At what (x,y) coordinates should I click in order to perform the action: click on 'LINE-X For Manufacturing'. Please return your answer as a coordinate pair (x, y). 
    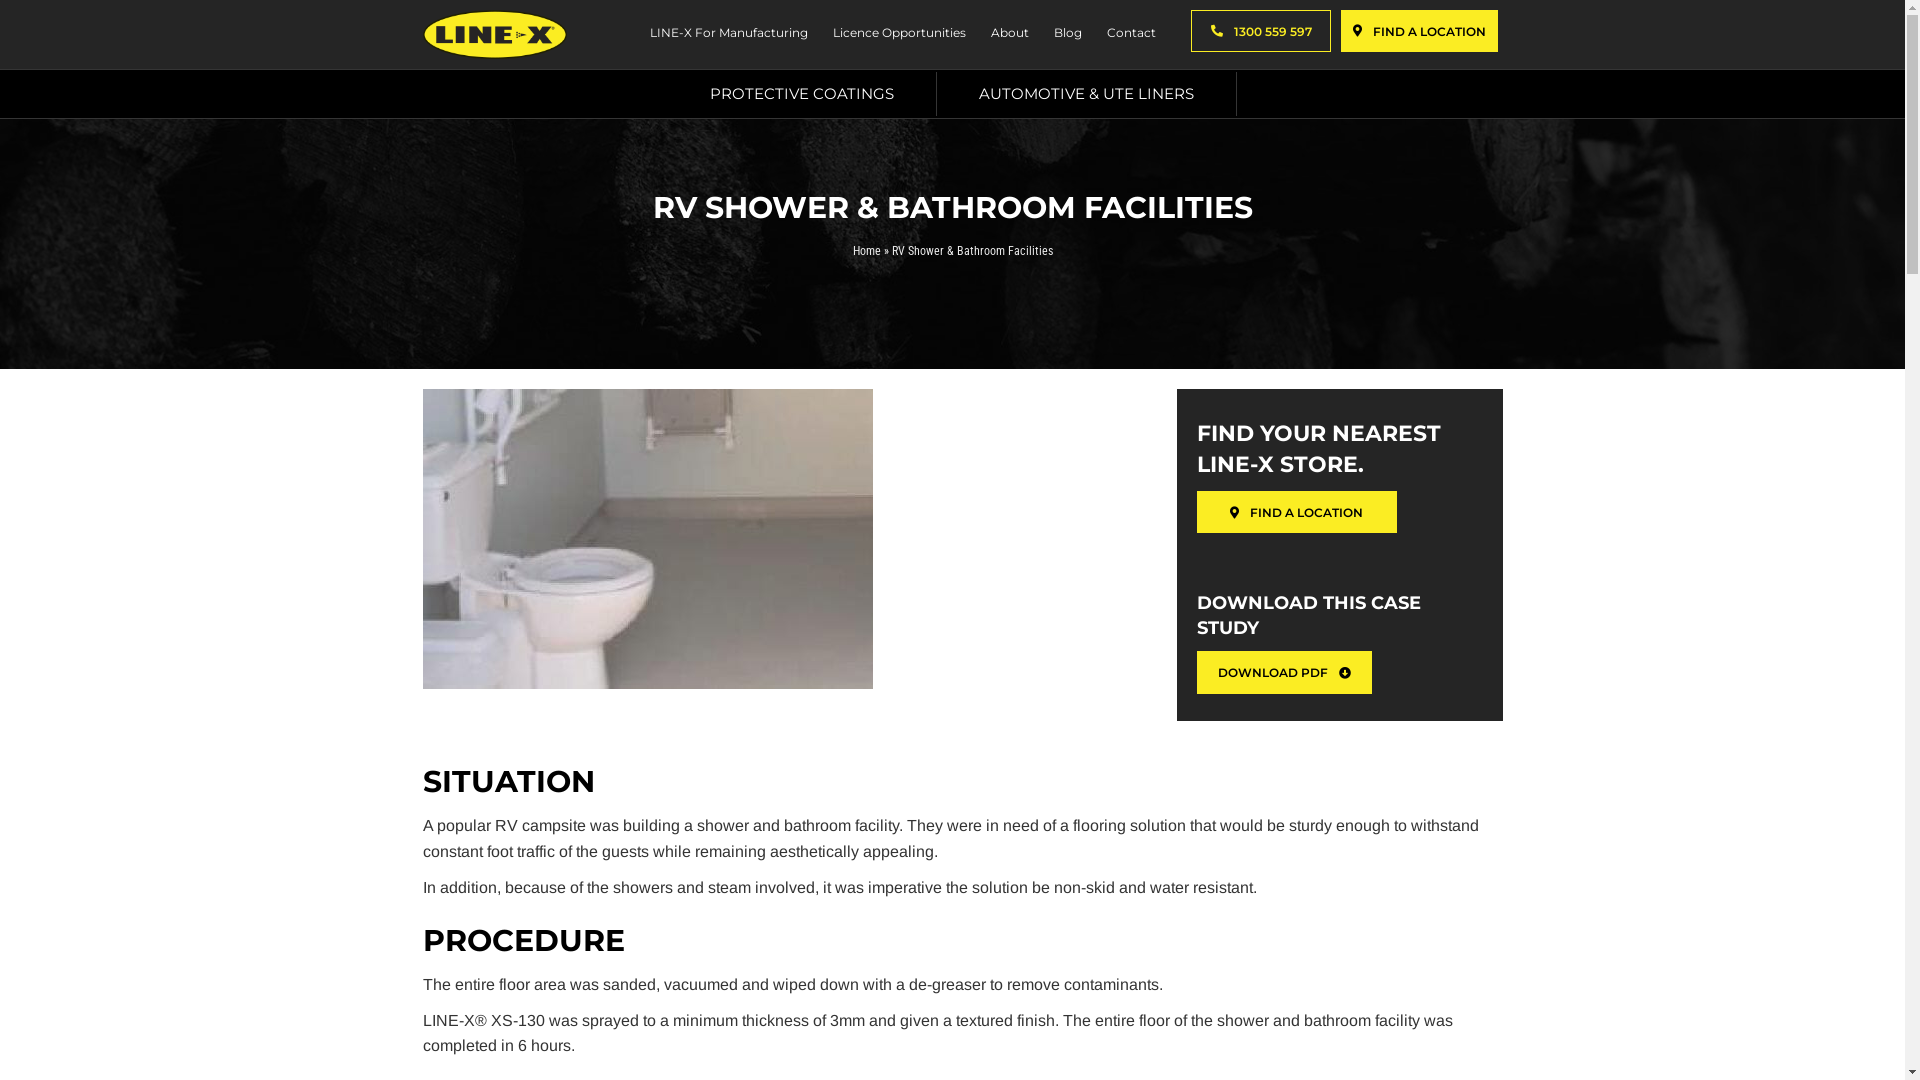
    Looking at the image, I should click on (725, 34).